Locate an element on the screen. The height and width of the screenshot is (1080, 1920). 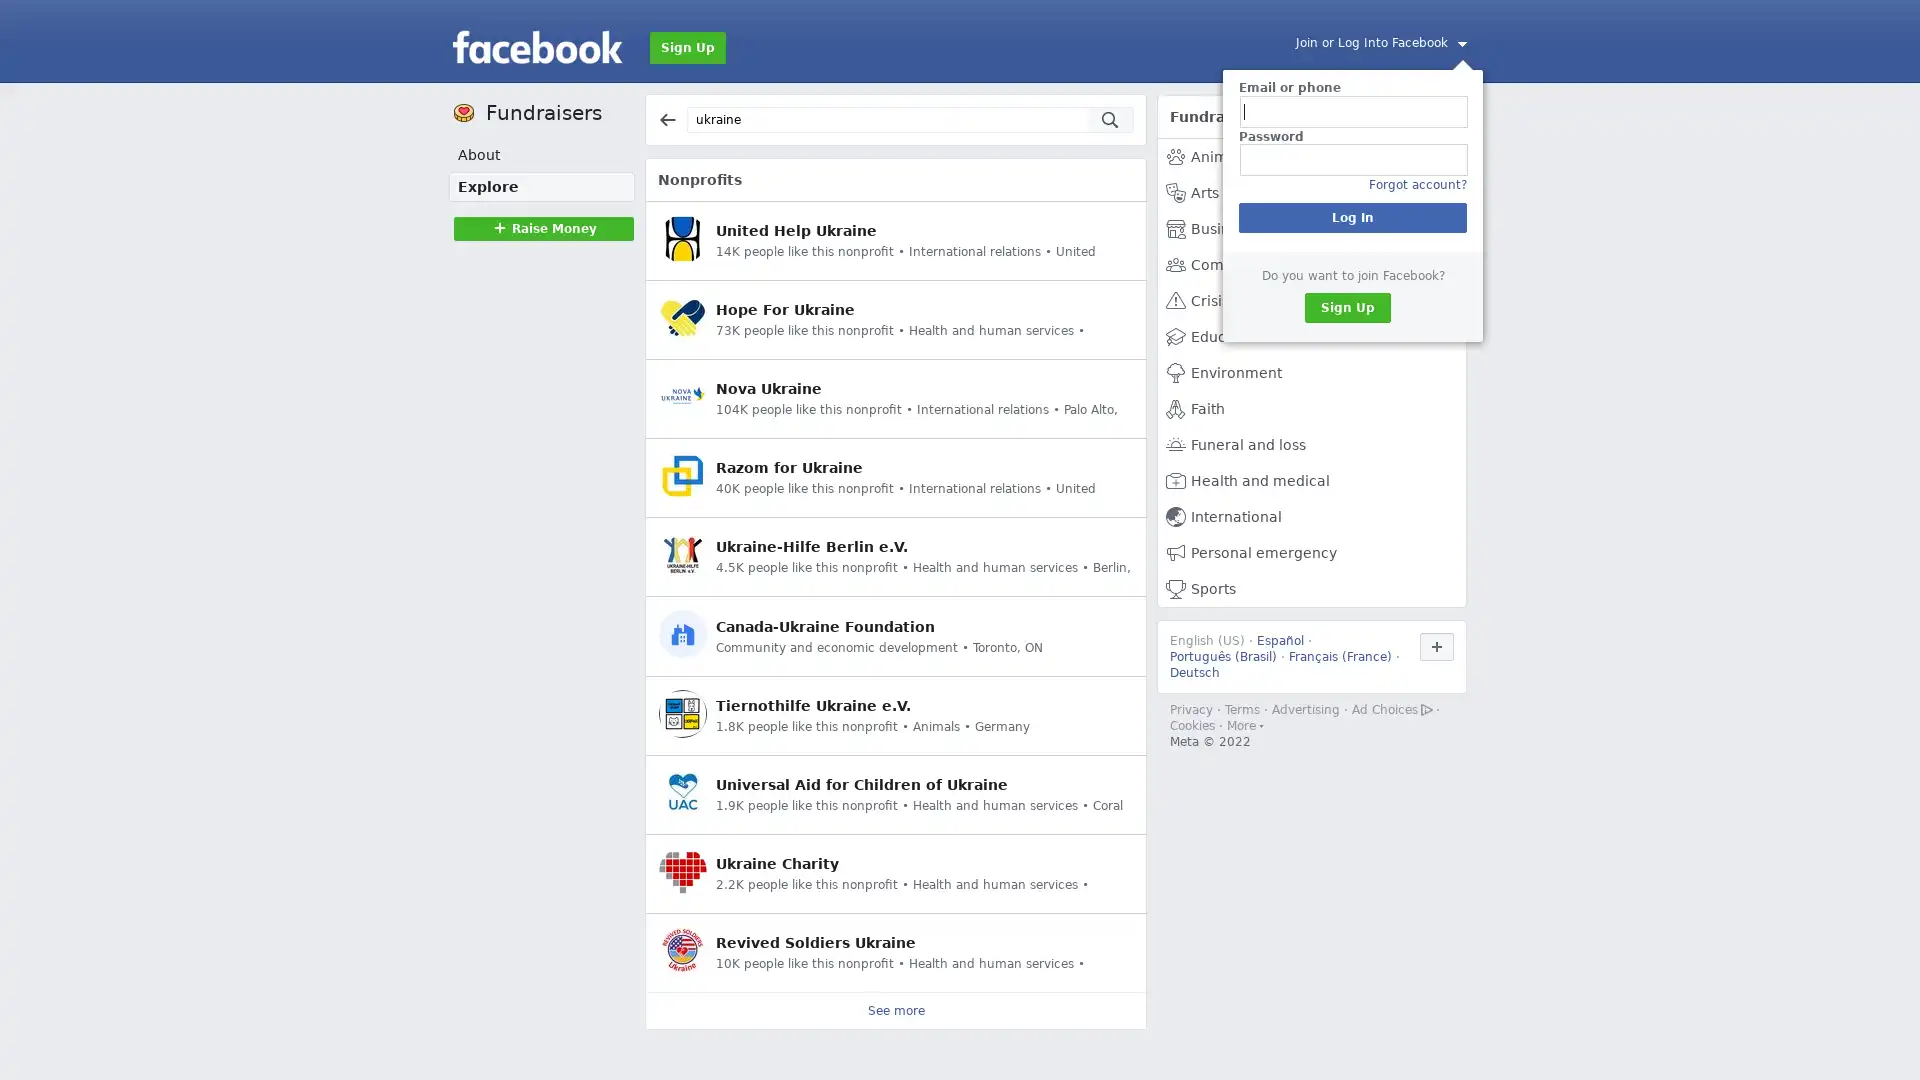
Portugues (Brasil) is located at coordinates (1222, 656).